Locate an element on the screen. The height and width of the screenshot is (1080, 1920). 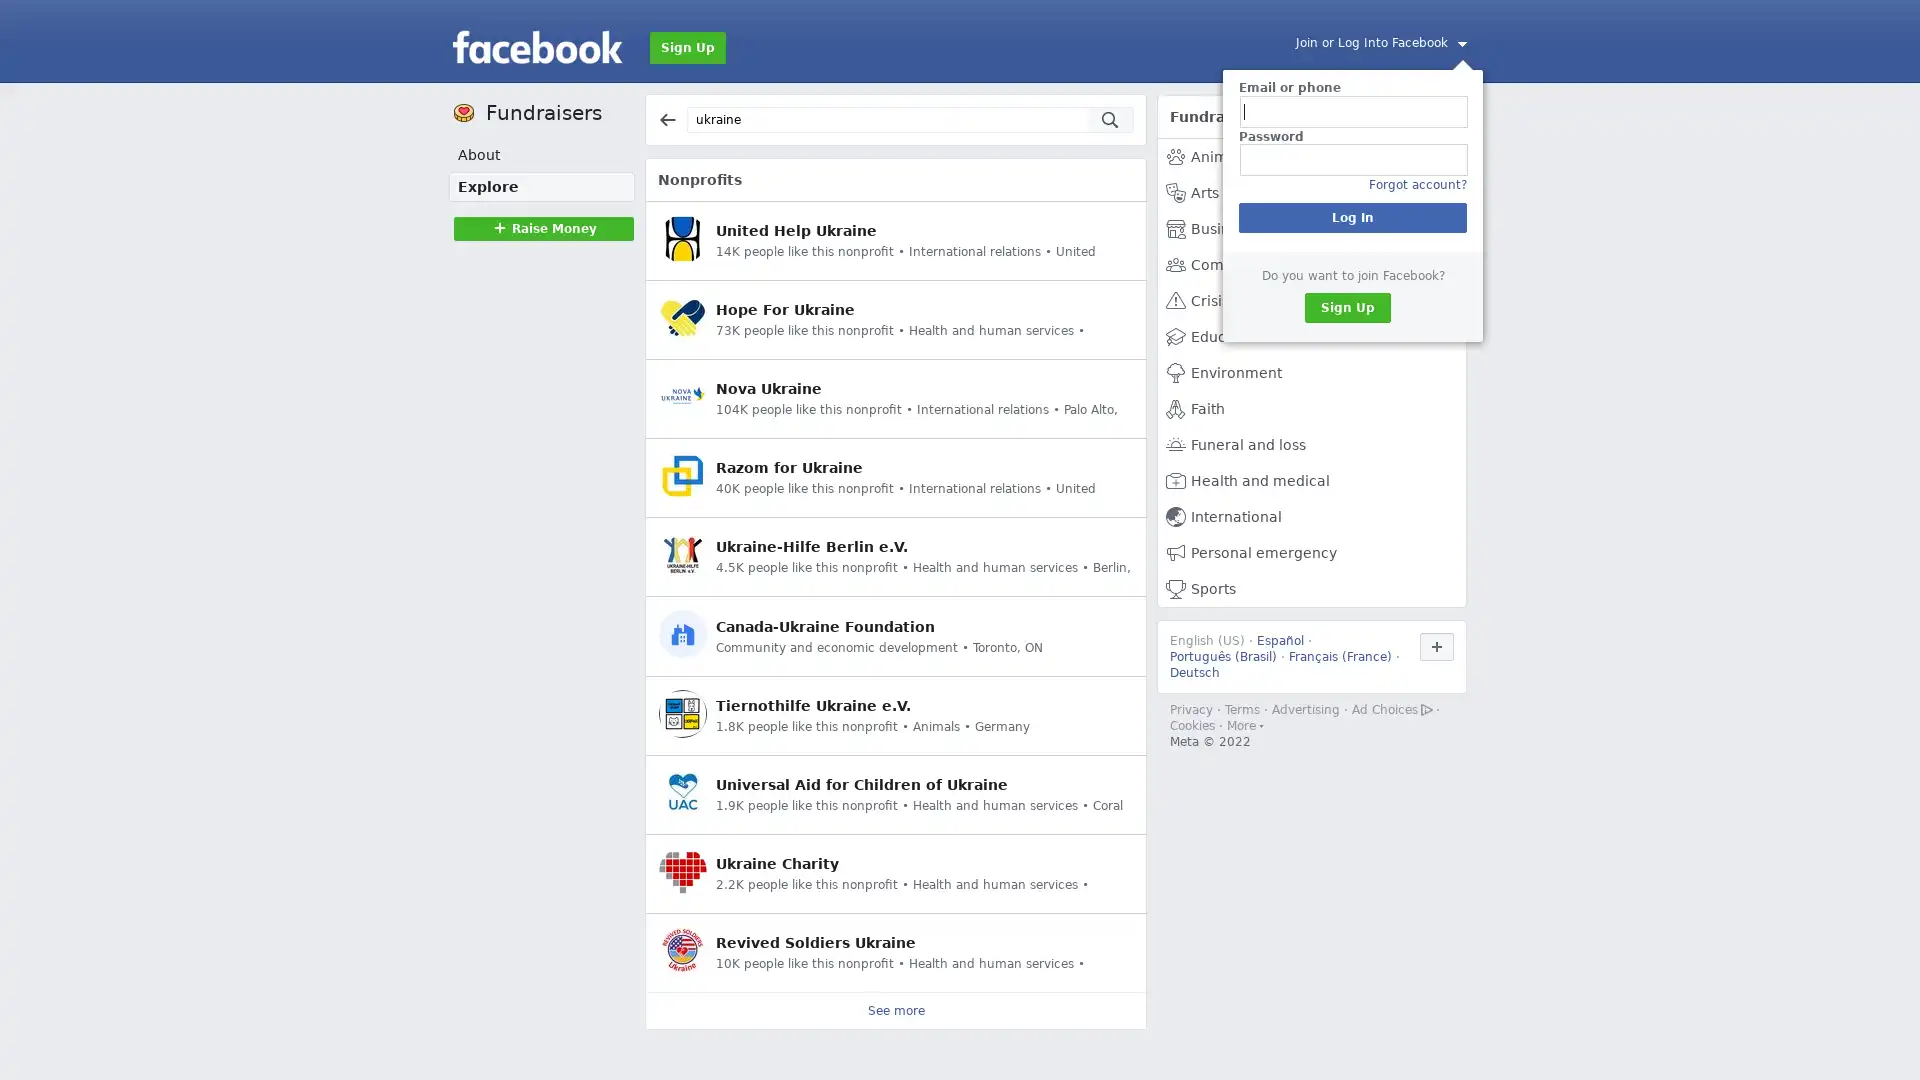
Portugues (Brasil) is located at coordinates (1222, 656).